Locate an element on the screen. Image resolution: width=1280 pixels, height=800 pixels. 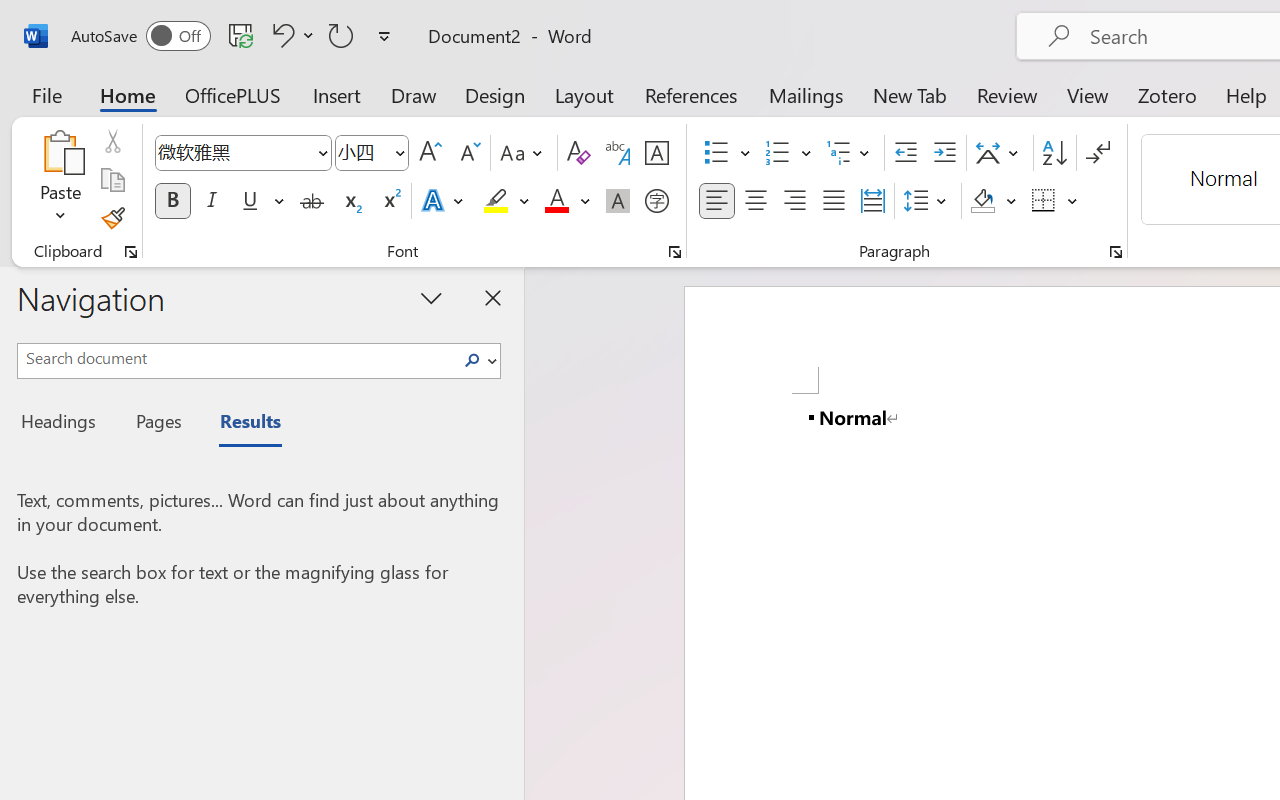
'Align Right' is located at coordinates (793, 201).